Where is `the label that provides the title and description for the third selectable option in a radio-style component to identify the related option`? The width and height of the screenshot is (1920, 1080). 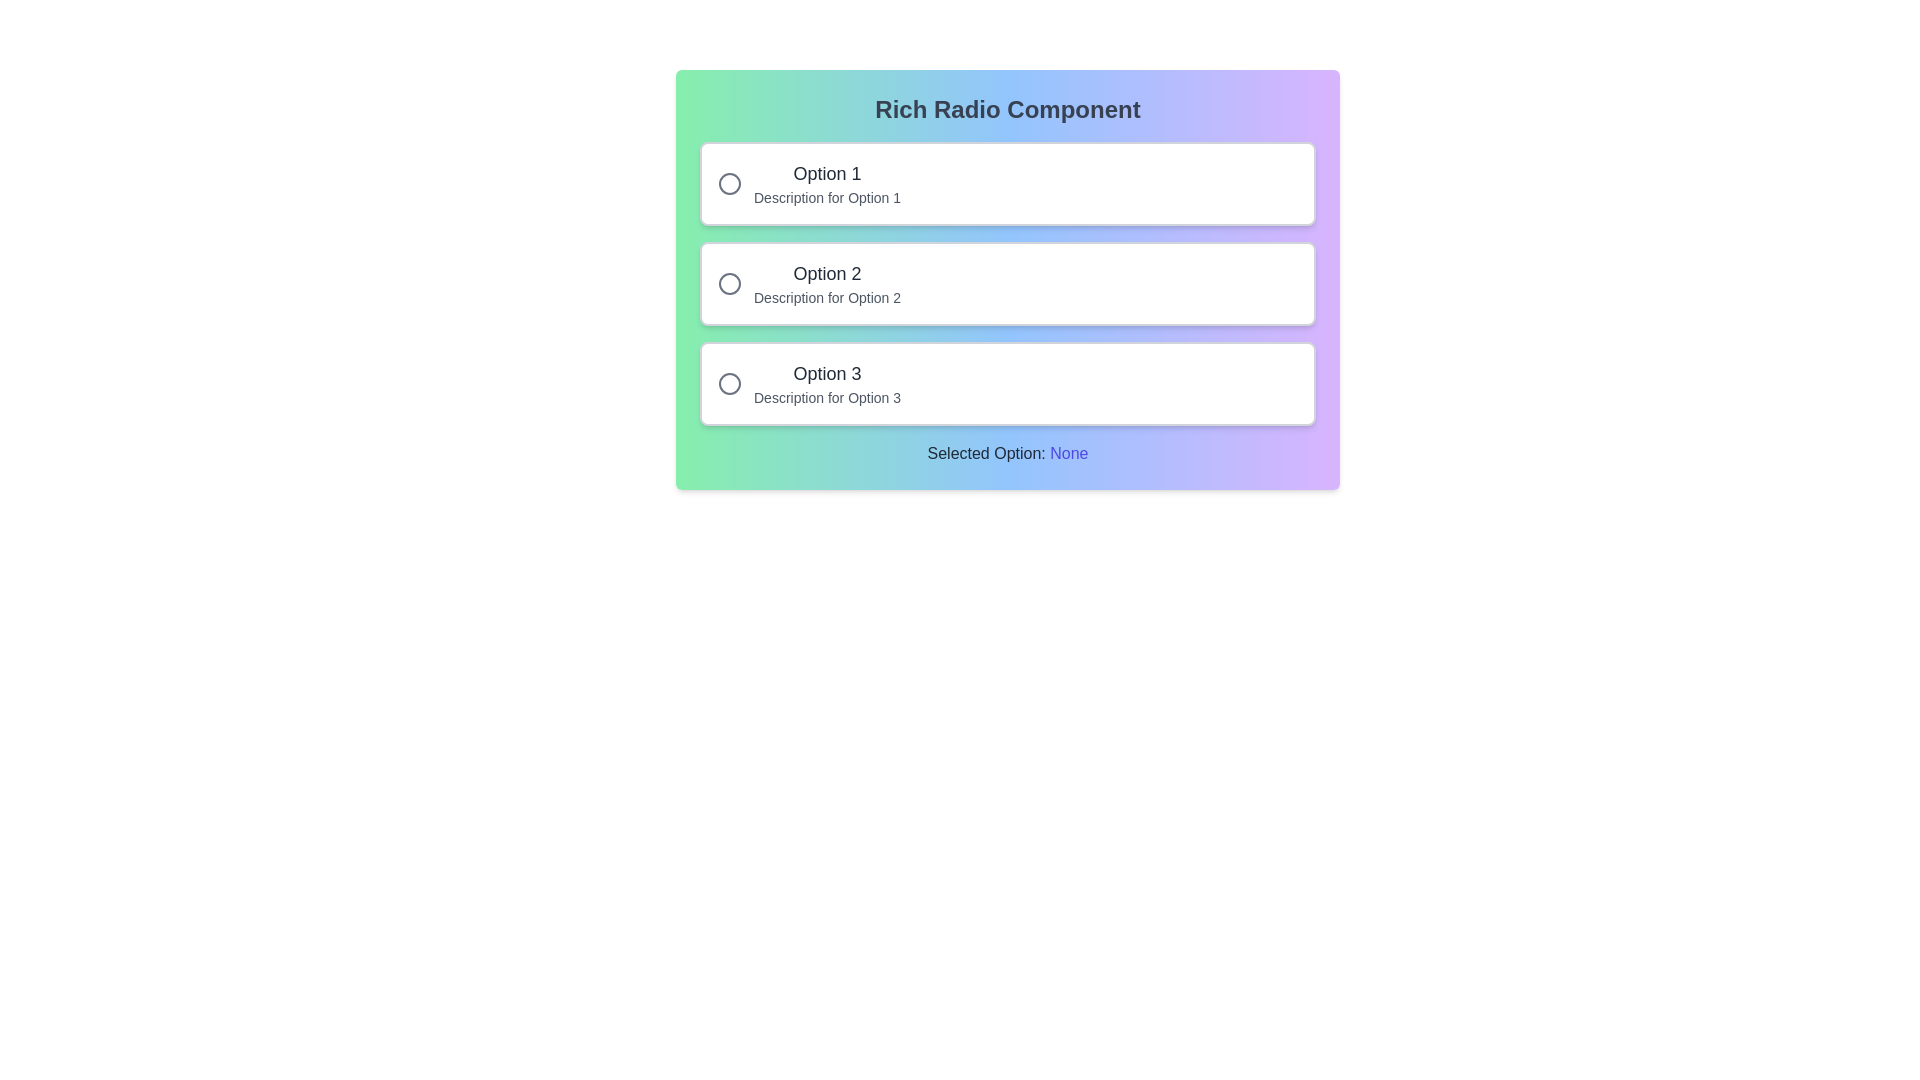 the label that provides the title and description for the third selectable option in a radio-style component to identify the related option is located at coordinates (827, 384).